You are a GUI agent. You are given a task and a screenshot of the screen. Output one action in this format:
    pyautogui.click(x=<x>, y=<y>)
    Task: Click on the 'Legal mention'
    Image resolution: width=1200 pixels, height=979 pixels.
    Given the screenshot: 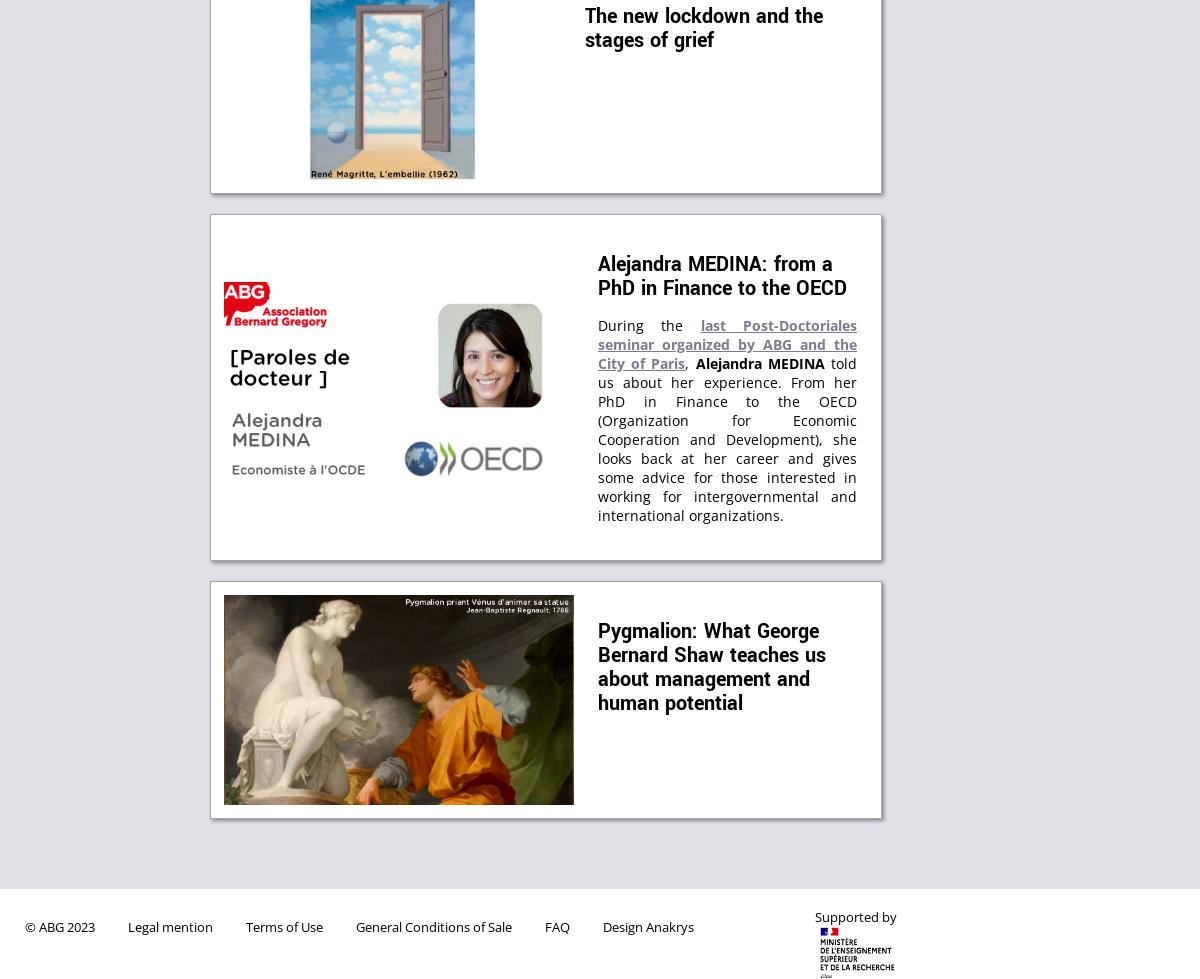 What is the action you would take?
    pyautogui.click(x=169, y=926)
    